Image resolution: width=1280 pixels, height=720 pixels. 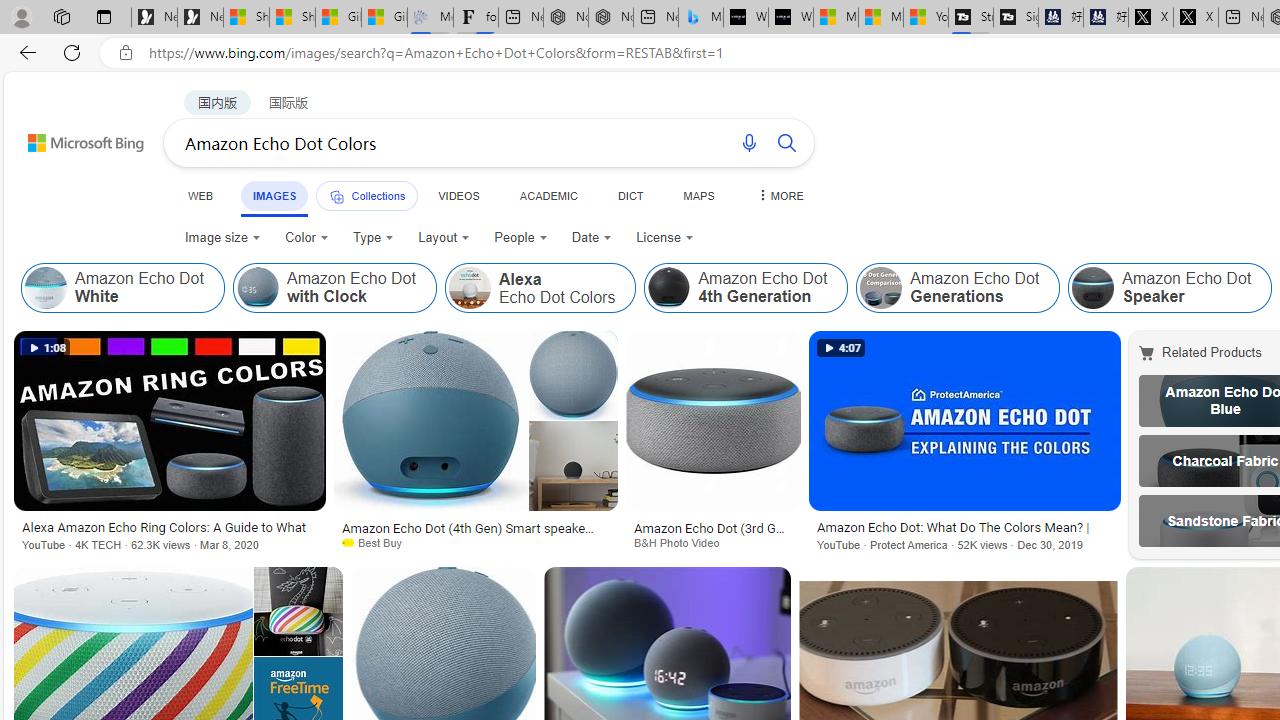 I want to click on 'WEB', so click(x=201, y=195).